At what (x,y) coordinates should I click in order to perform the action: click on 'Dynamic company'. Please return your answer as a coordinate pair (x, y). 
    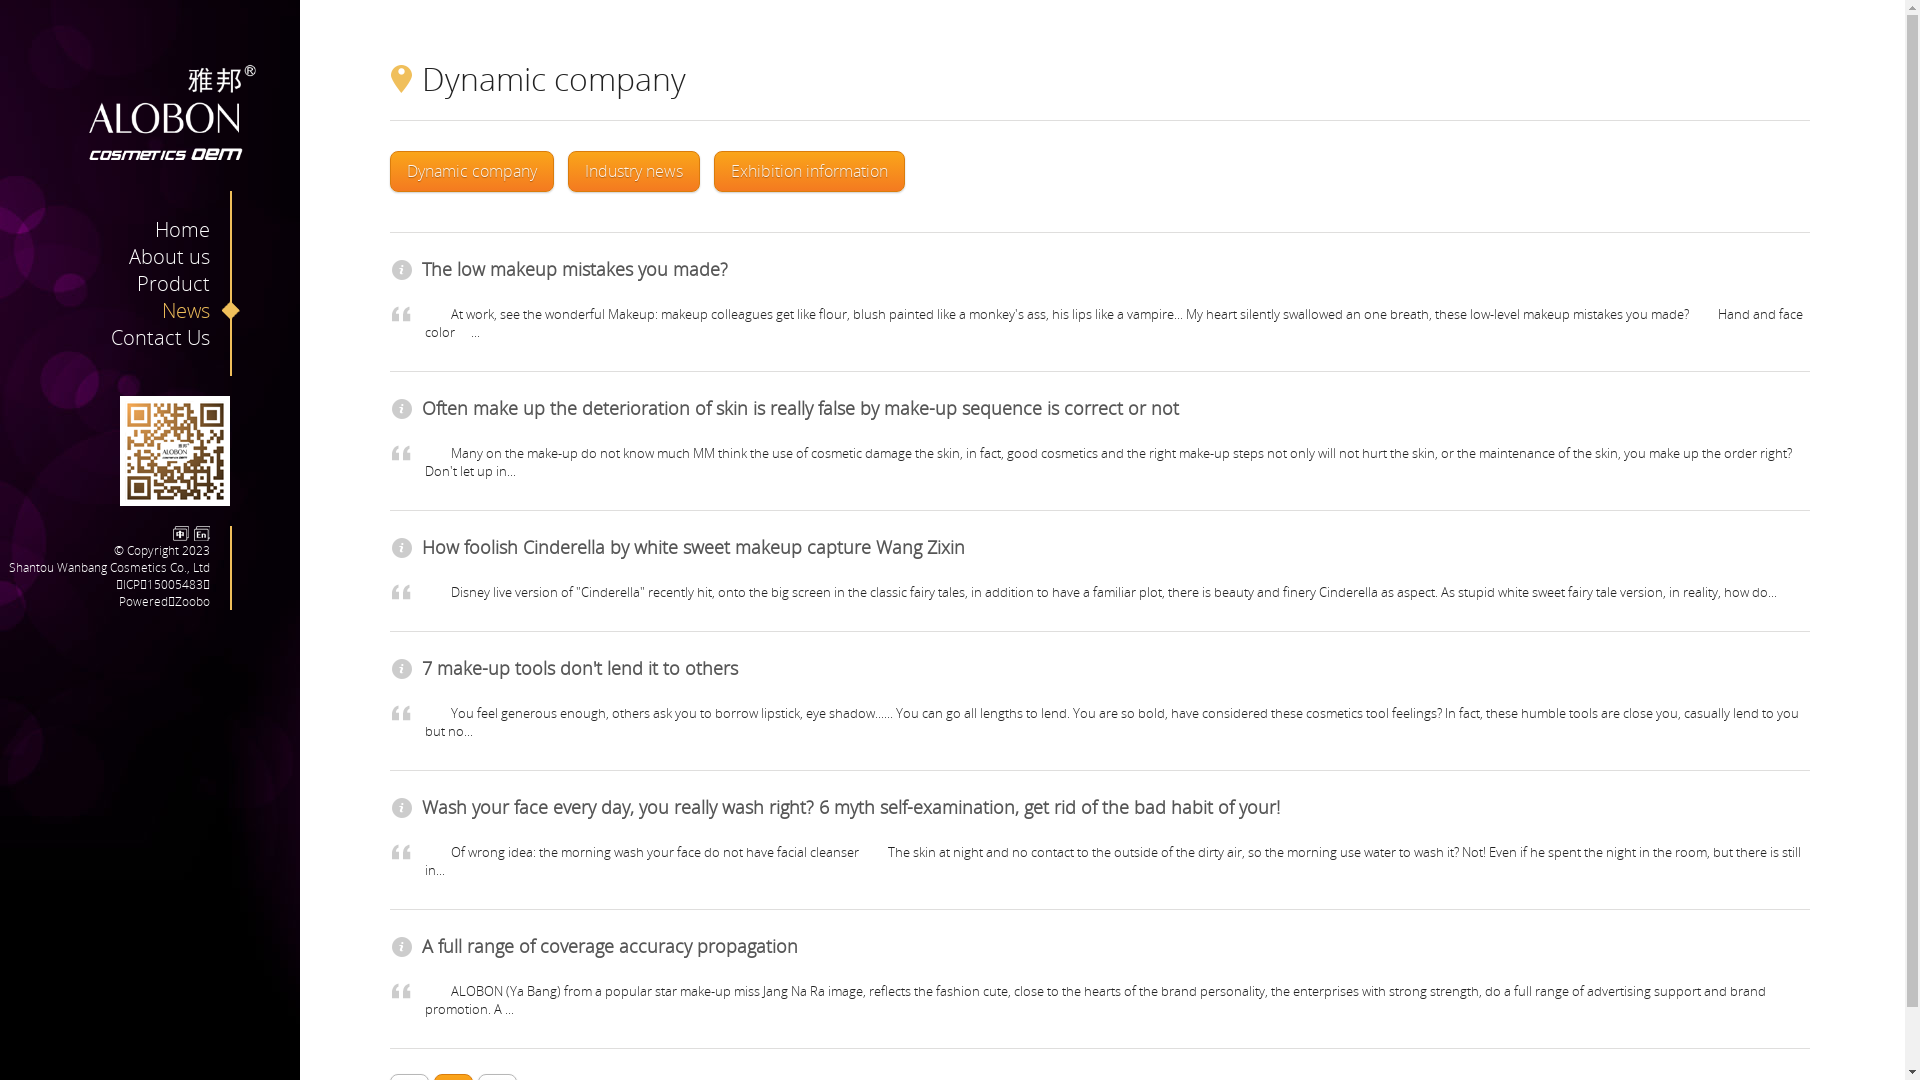
    Looking at the image, I should click on (470, 170).